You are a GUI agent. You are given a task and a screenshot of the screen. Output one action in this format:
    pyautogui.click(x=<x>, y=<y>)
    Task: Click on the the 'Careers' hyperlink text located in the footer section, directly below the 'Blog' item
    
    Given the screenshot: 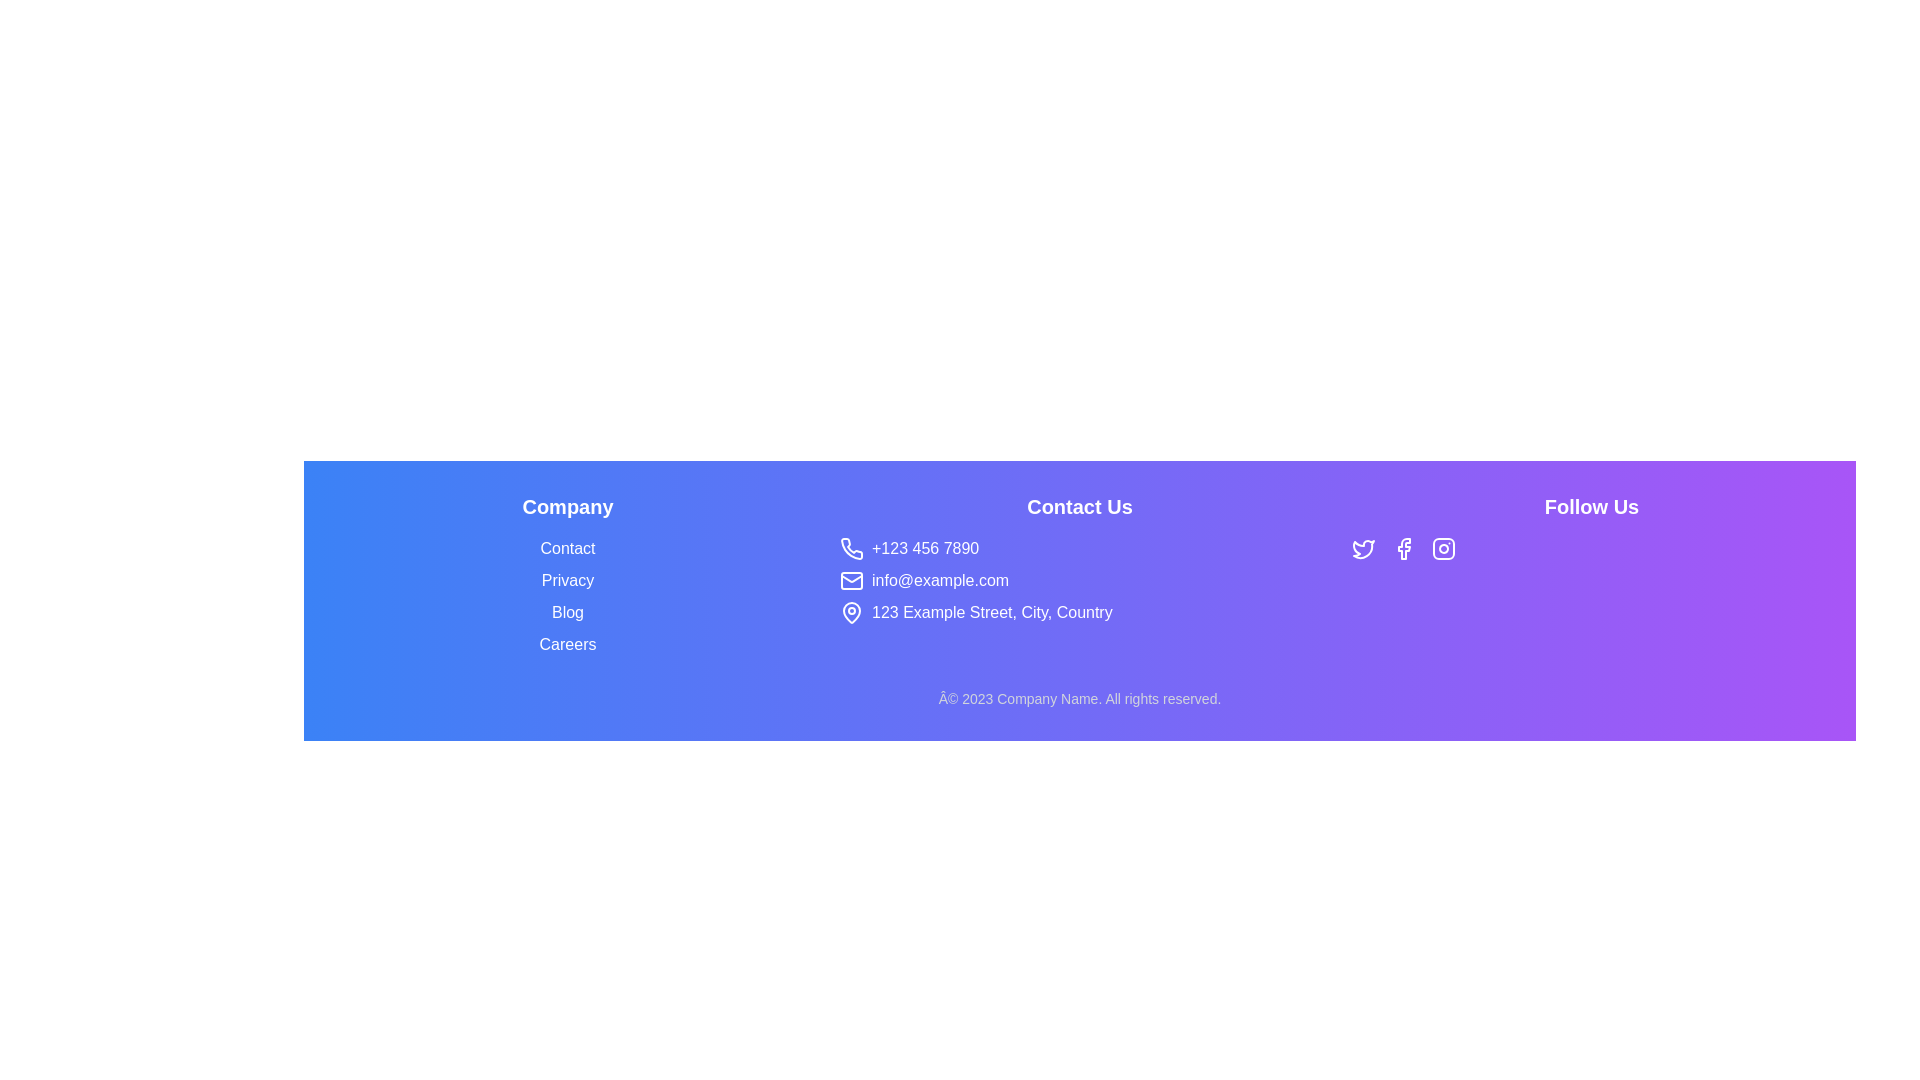 What is the action you would take?
    pyautogui.click(x=566, y=644)
    